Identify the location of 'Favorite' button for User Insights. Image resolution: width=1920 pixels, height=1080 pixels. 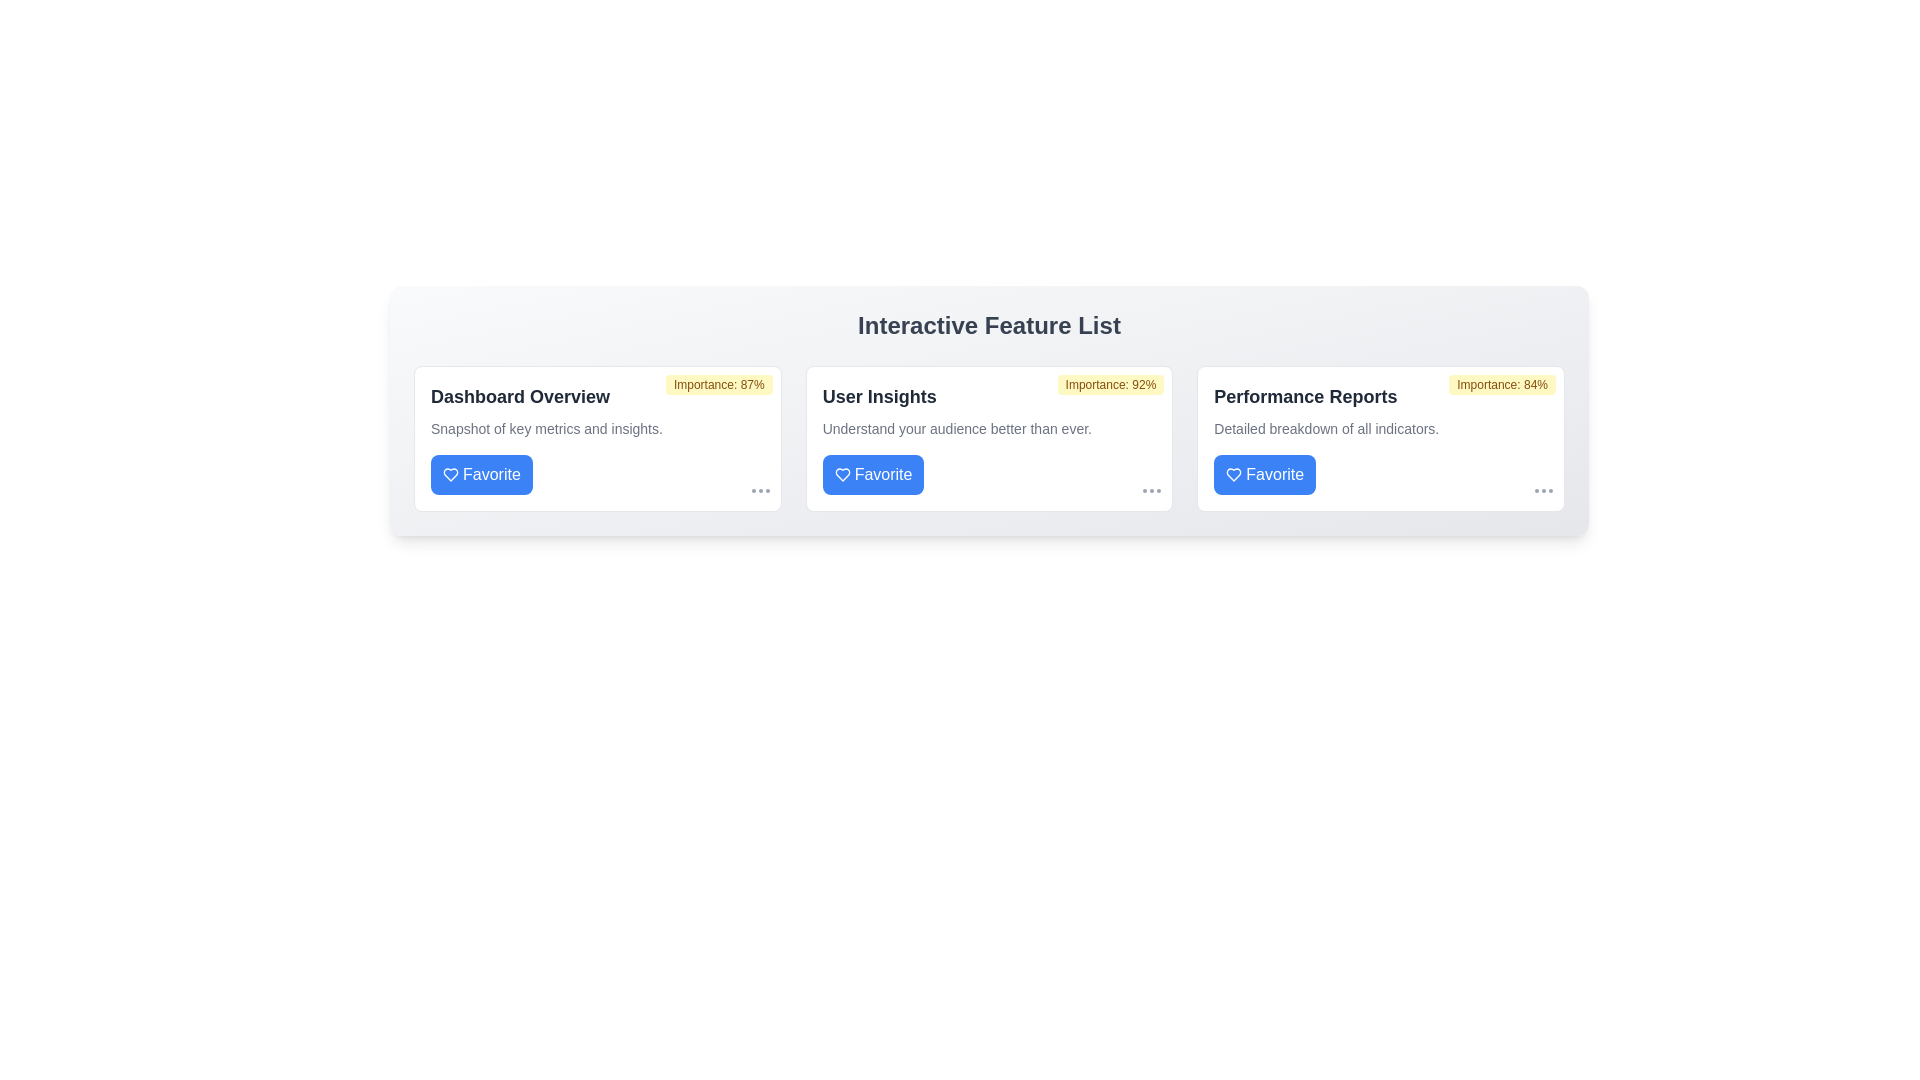
(873, 474).